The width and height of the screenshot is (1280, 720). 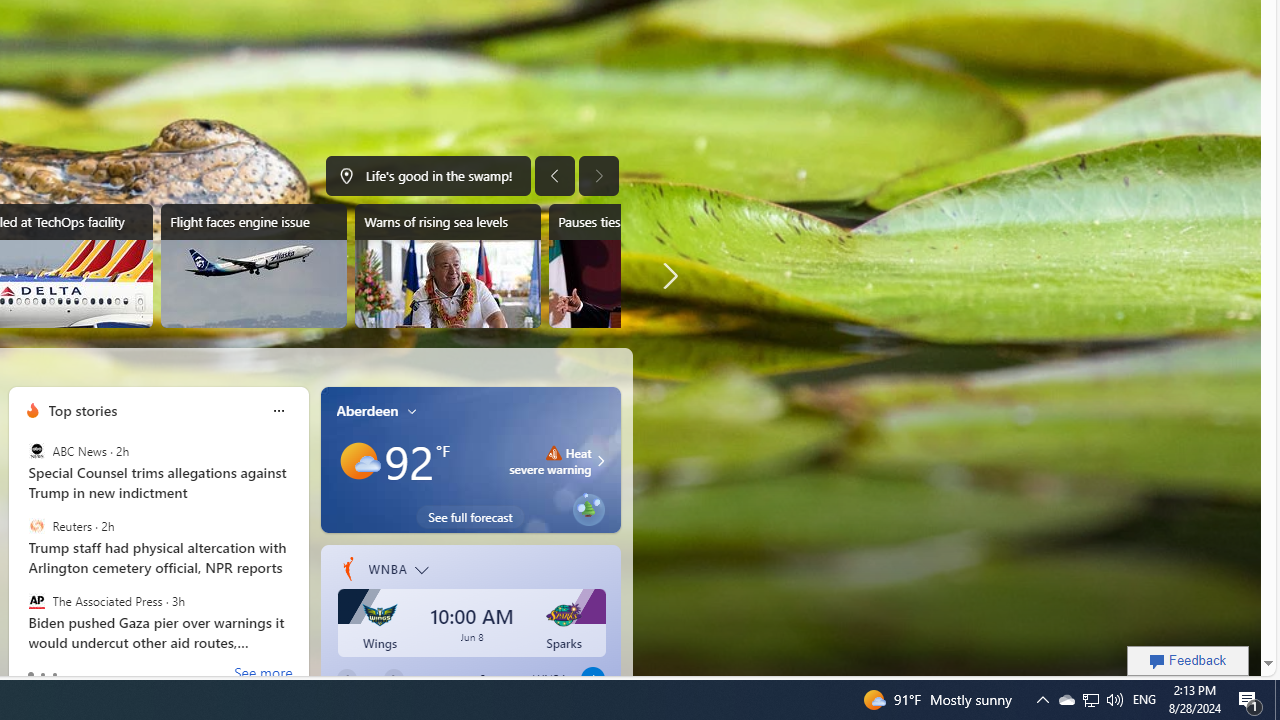 I want to click on 'Wings10:00 AMJun 8Sparks', so click(x=471, y=625).